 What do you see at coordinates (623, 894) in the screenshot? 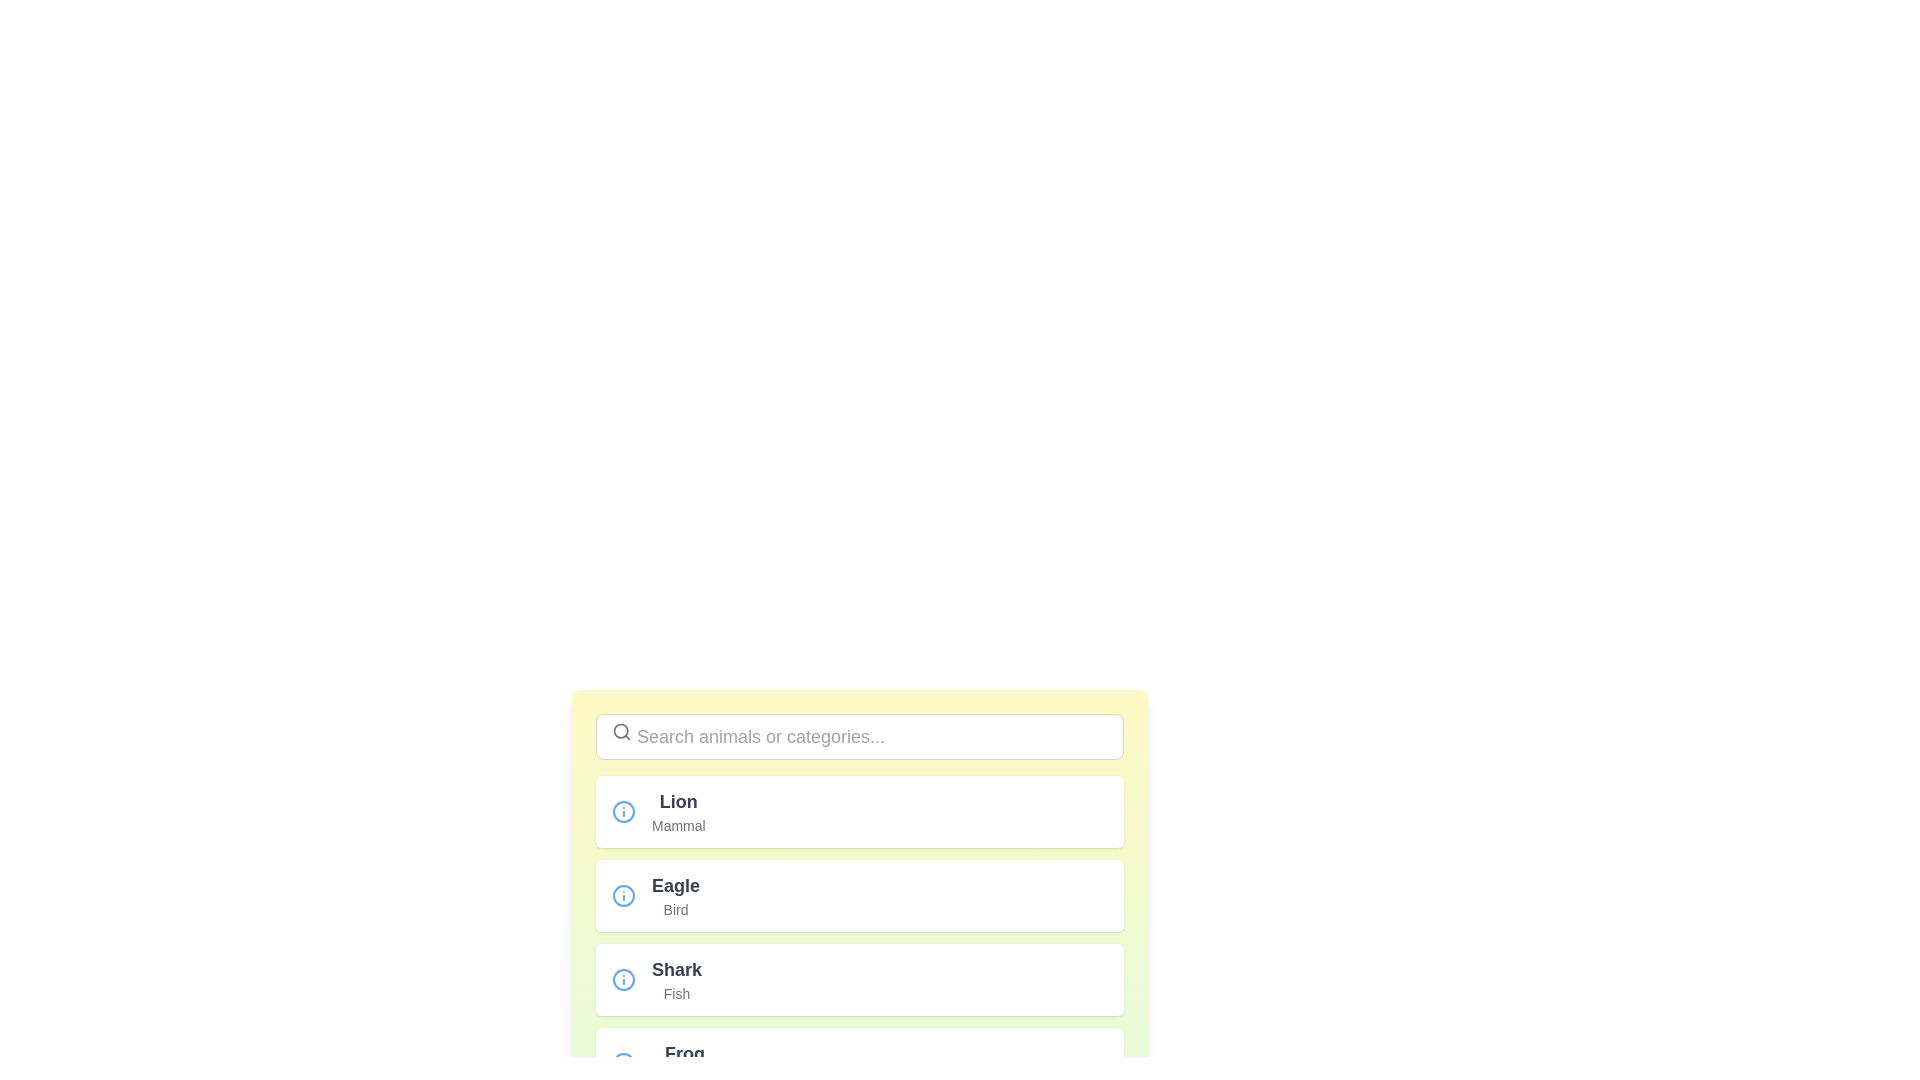
I see `the circular information icon with a blue gradient, located` at bounding box center [623, 894].